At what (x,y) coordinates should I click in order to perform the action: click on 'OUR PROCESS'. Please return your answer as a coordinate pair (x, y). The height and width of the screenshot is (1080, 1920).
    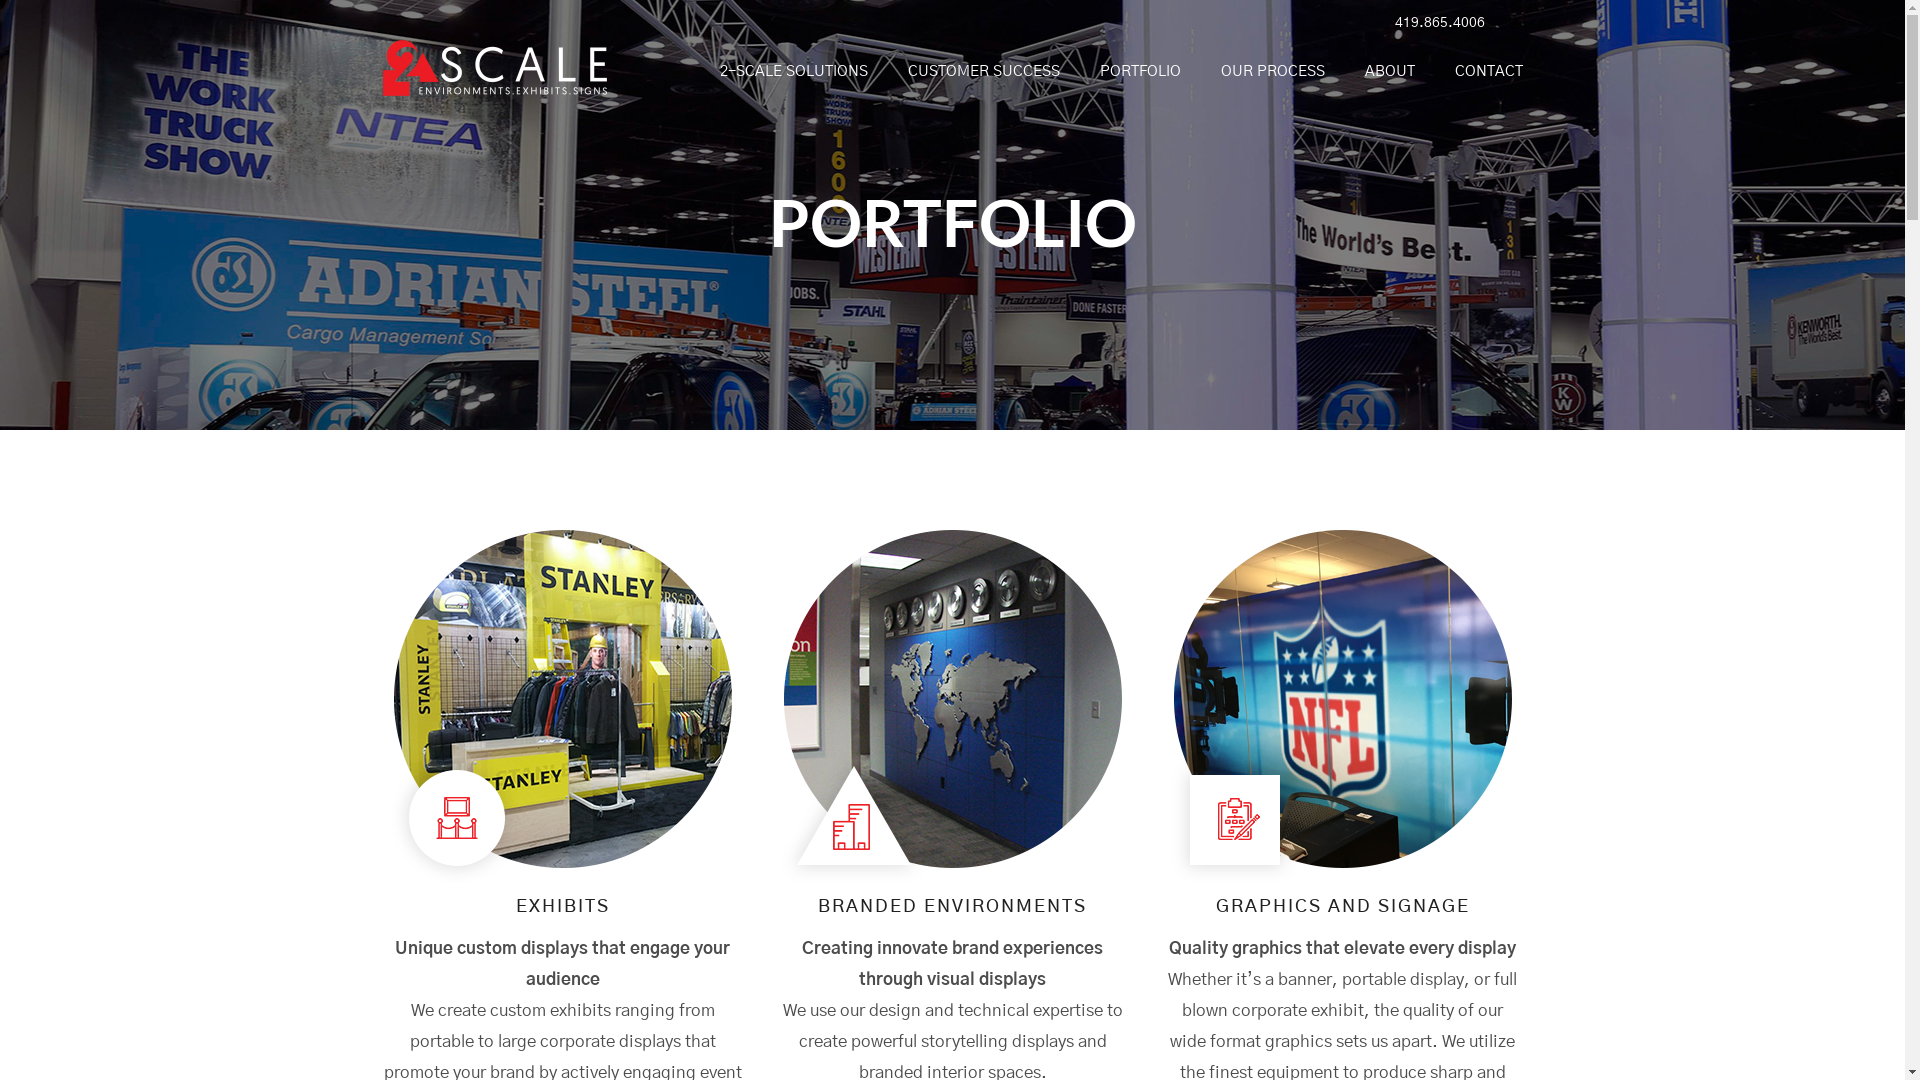
    Looking at the image, I should click on (1271, 71).